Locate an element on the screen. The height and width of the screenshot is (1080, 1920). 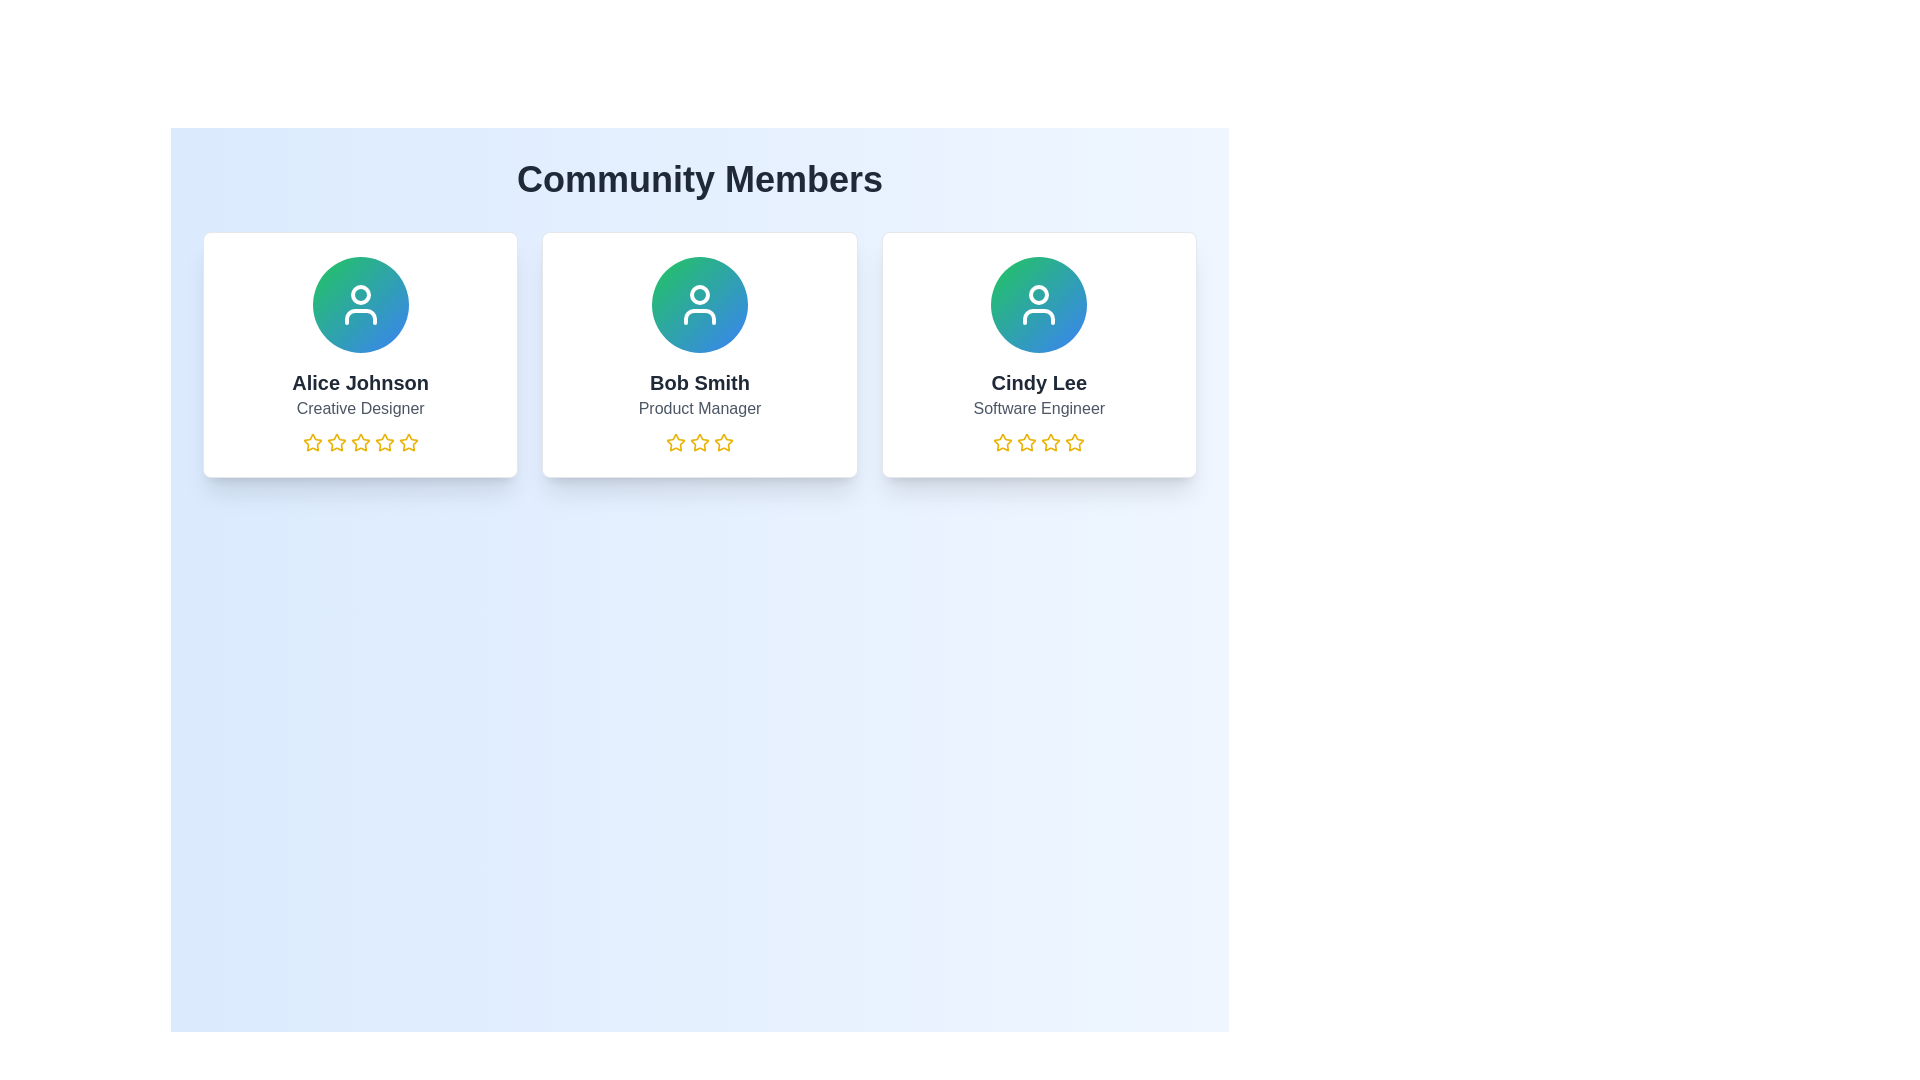
the user profile icon representing 'Bob Smith' in the 'Community Members' section is located at coordinates (700, 304).